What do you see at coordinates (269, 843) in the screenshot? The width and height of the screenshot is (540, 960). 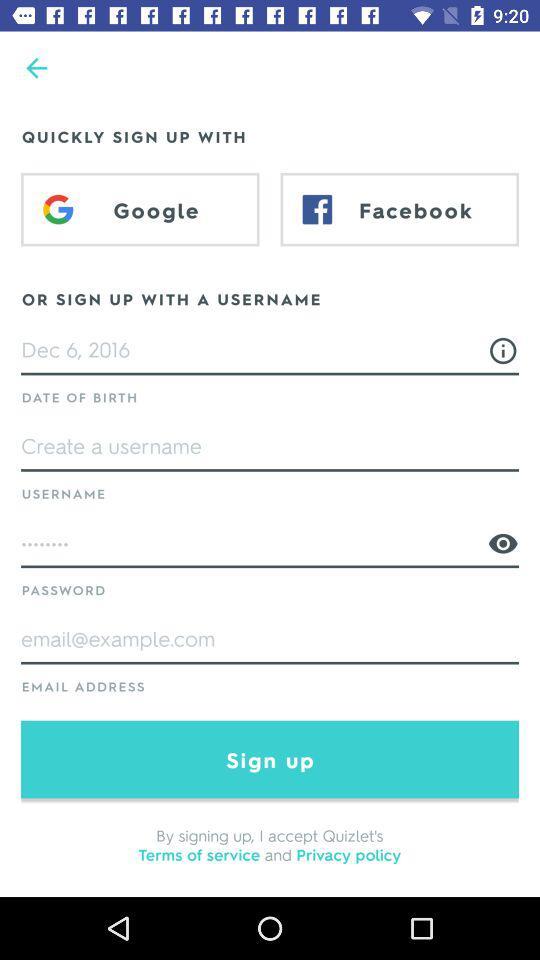 I see `the by signing up icon` at bounding box center [269, 843].